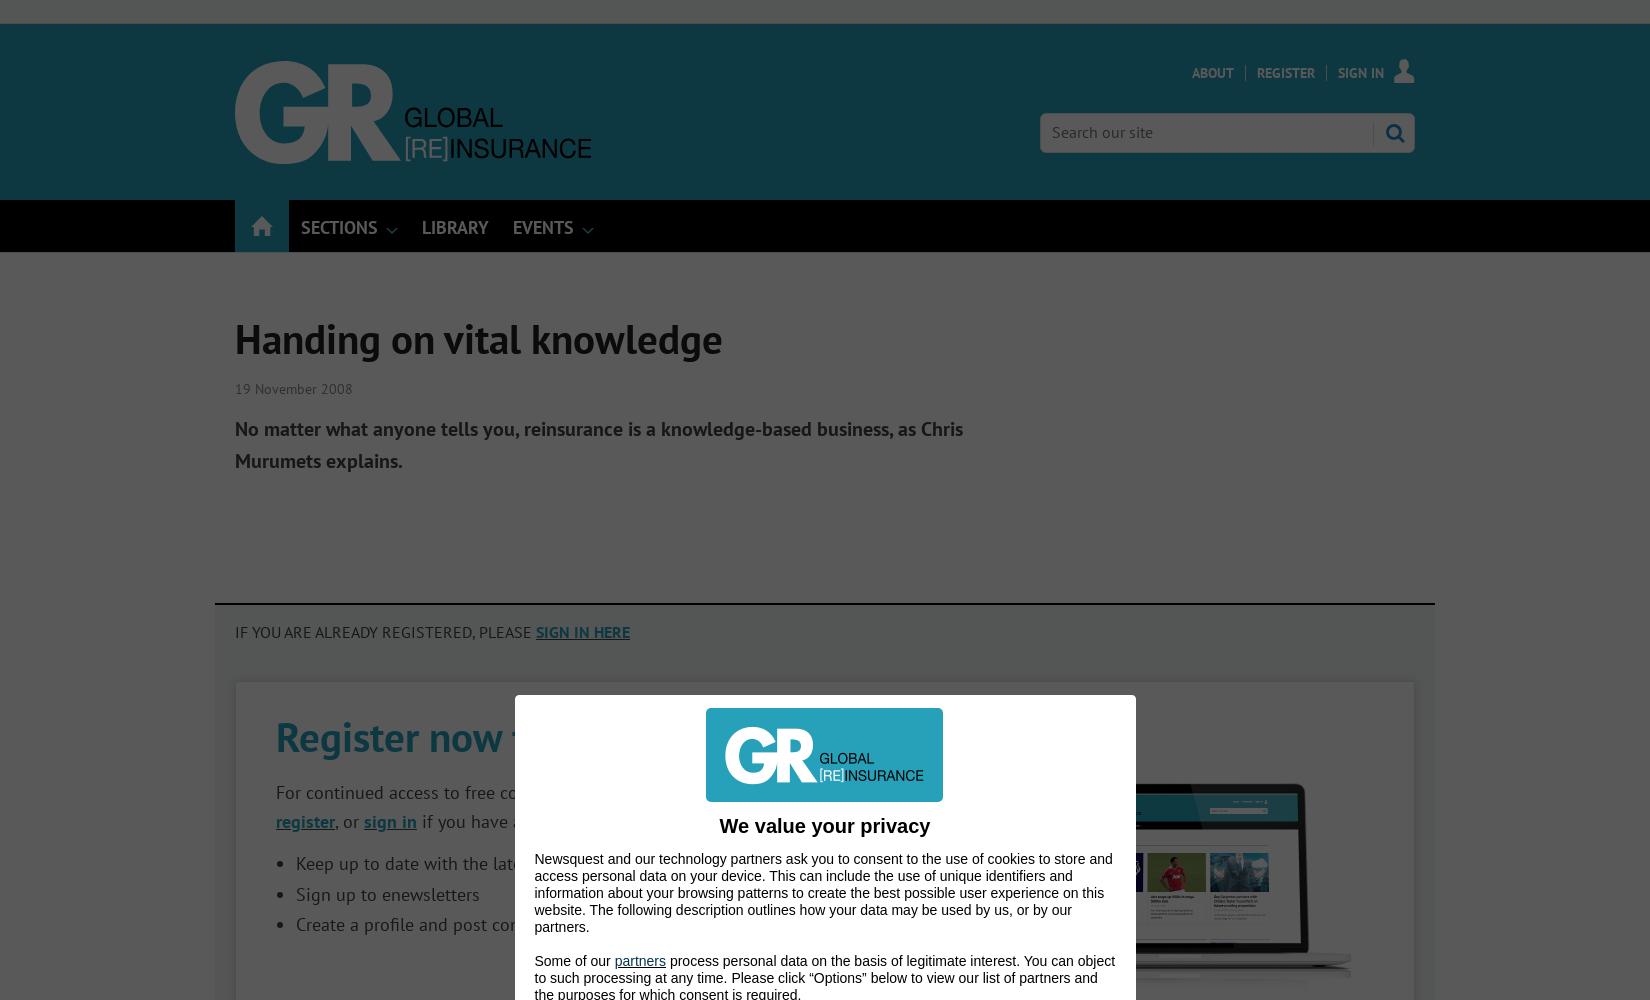 This screenshot has height=1000, width=1650. Describe the element at coordinates (542, 226) in the screenshot. I see `'Events'` at that location.